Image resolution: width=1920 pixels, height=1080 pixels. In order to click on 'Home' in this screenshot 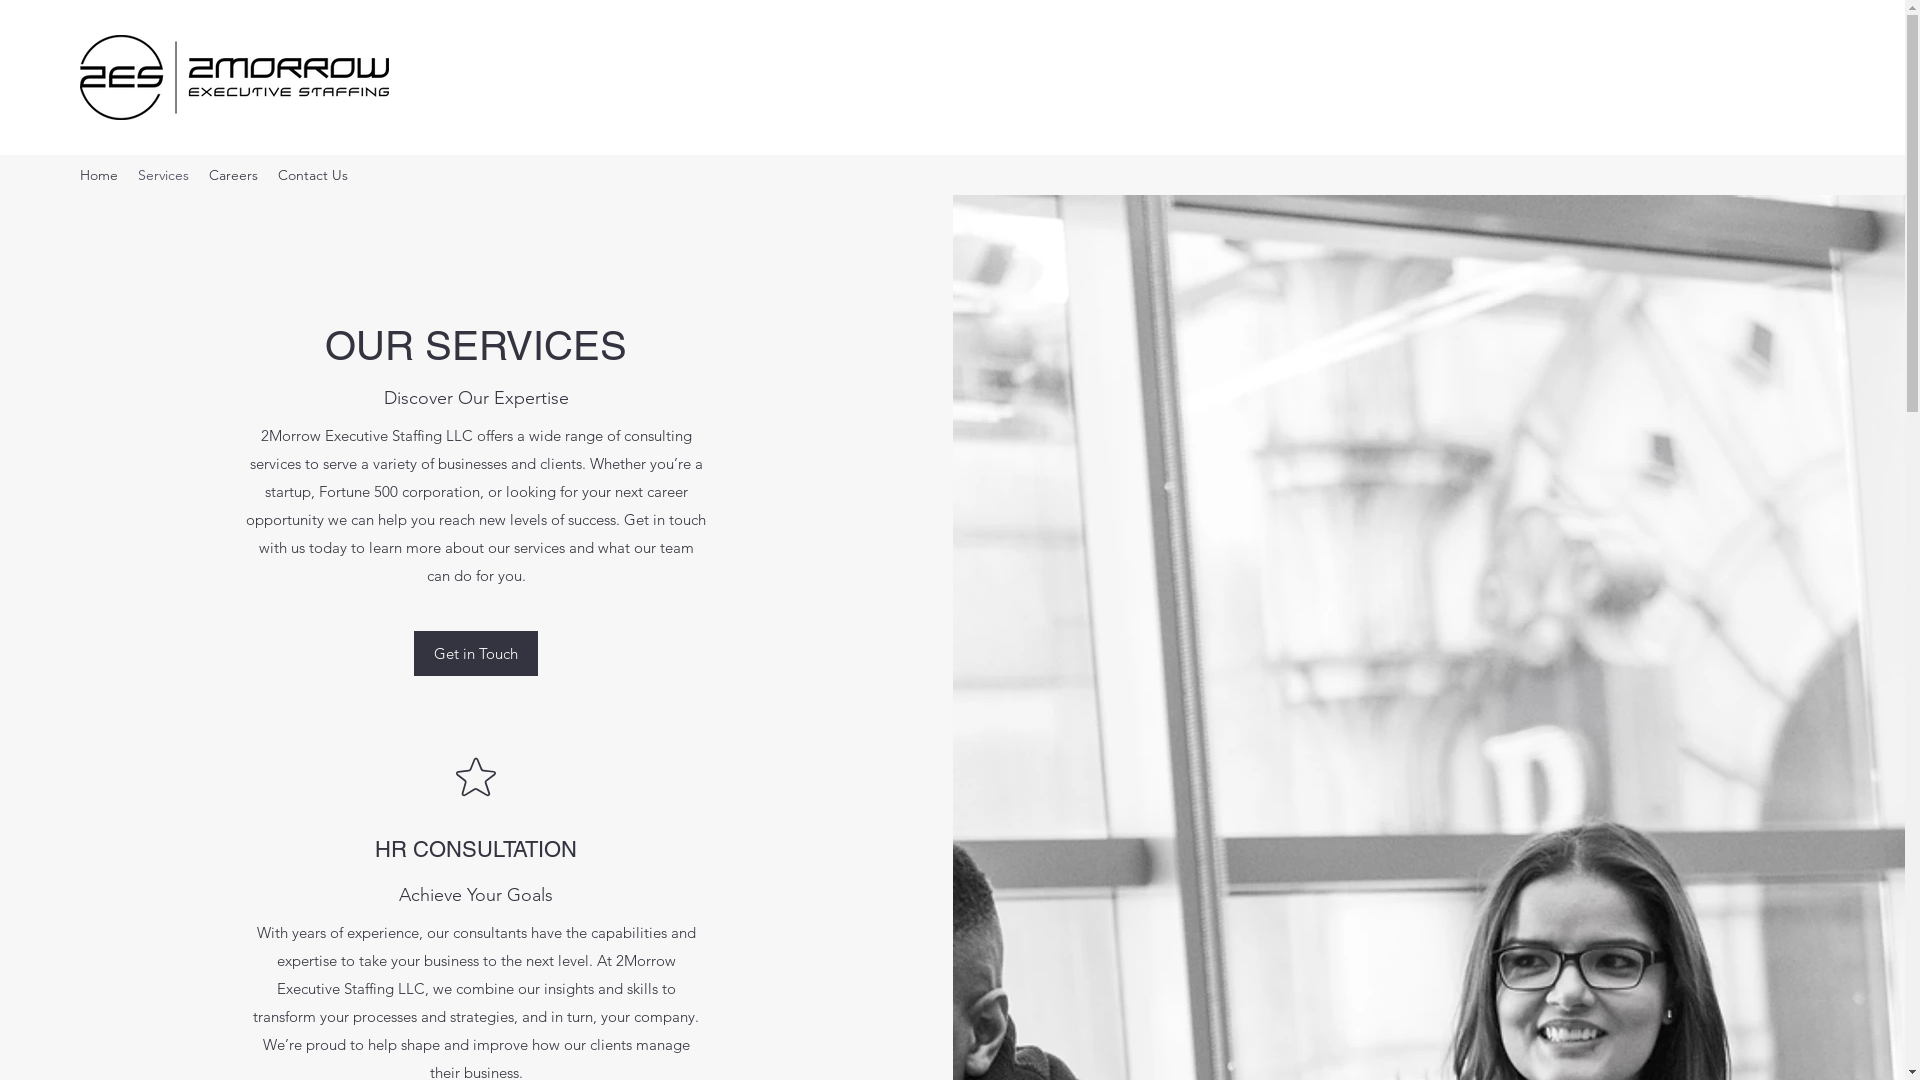, I will do `click(70, 173)`.